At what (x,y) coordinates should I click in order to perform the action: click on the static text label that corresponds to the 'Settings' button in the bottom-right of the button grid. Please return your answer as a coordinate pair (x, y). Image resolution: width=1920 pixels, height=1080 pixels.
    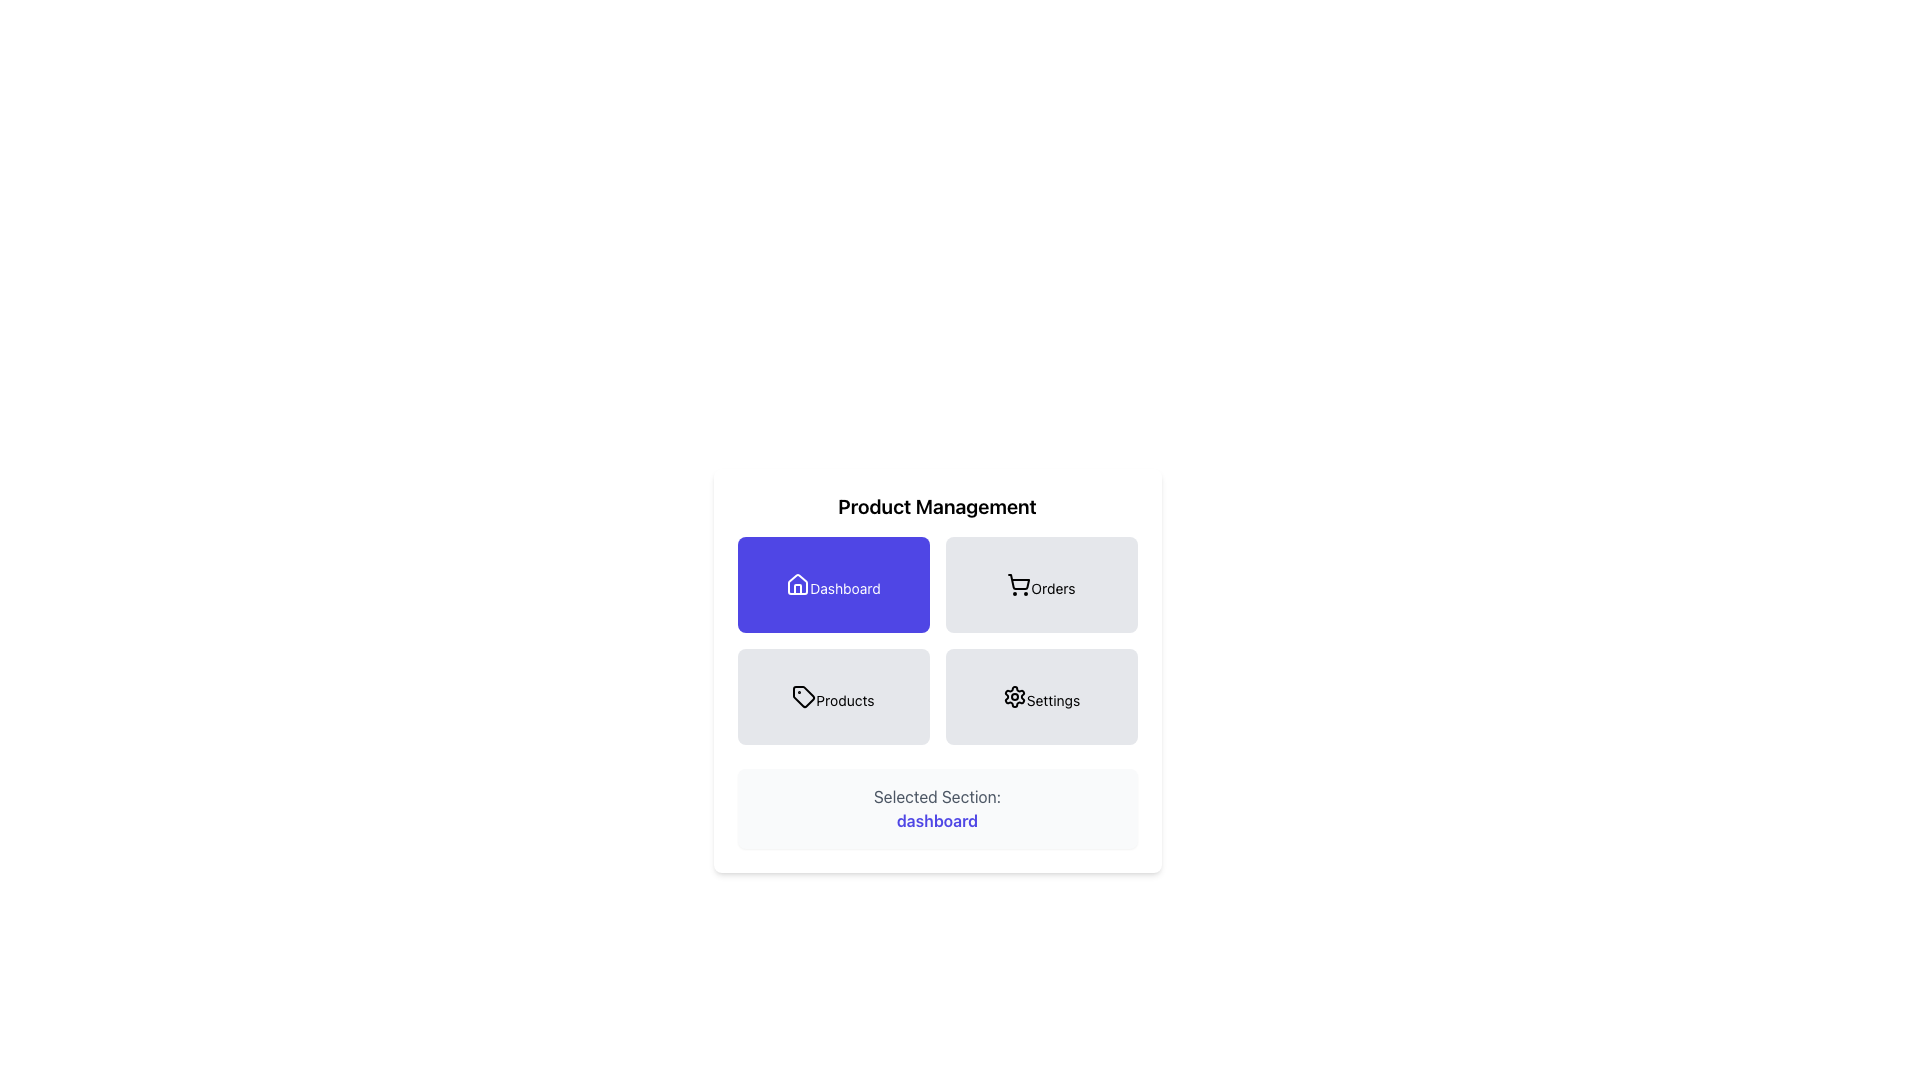
    Looking at the image, I should click on (1052, 700).